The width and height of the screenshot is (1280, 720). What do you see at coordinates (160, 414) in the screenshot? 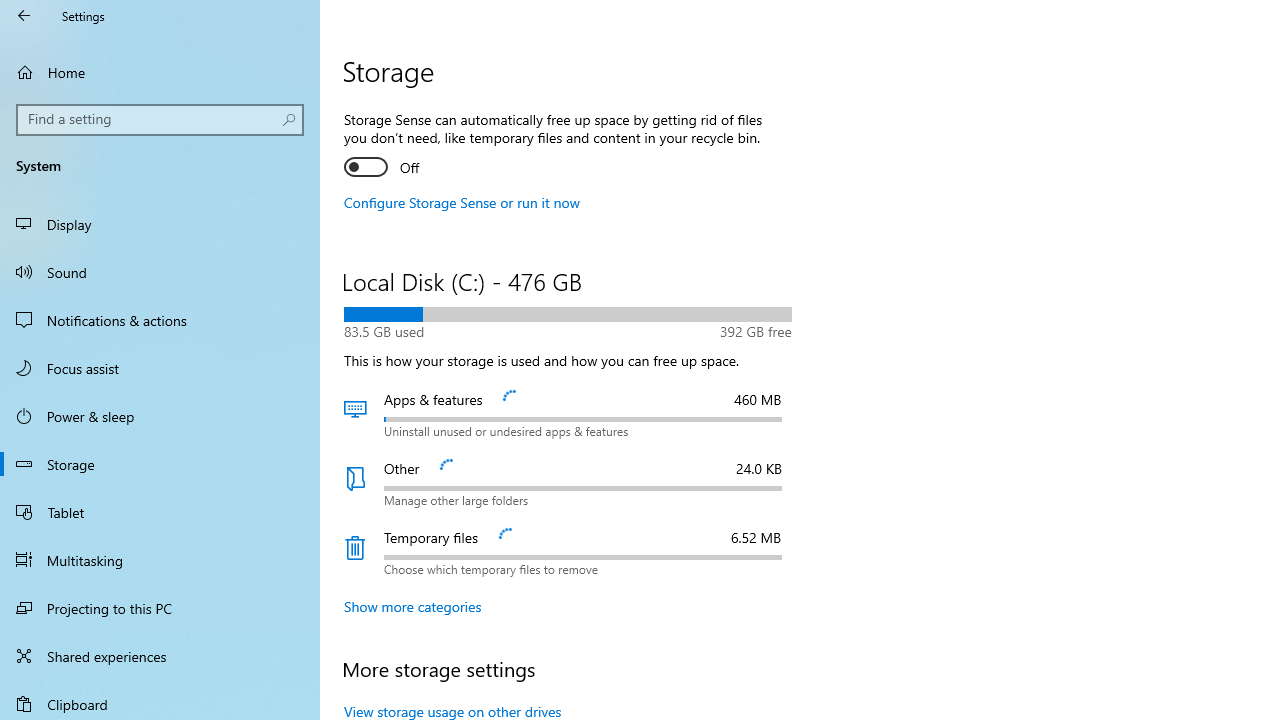
I see `'Power & sleep'` at bounding box center [160, 414].